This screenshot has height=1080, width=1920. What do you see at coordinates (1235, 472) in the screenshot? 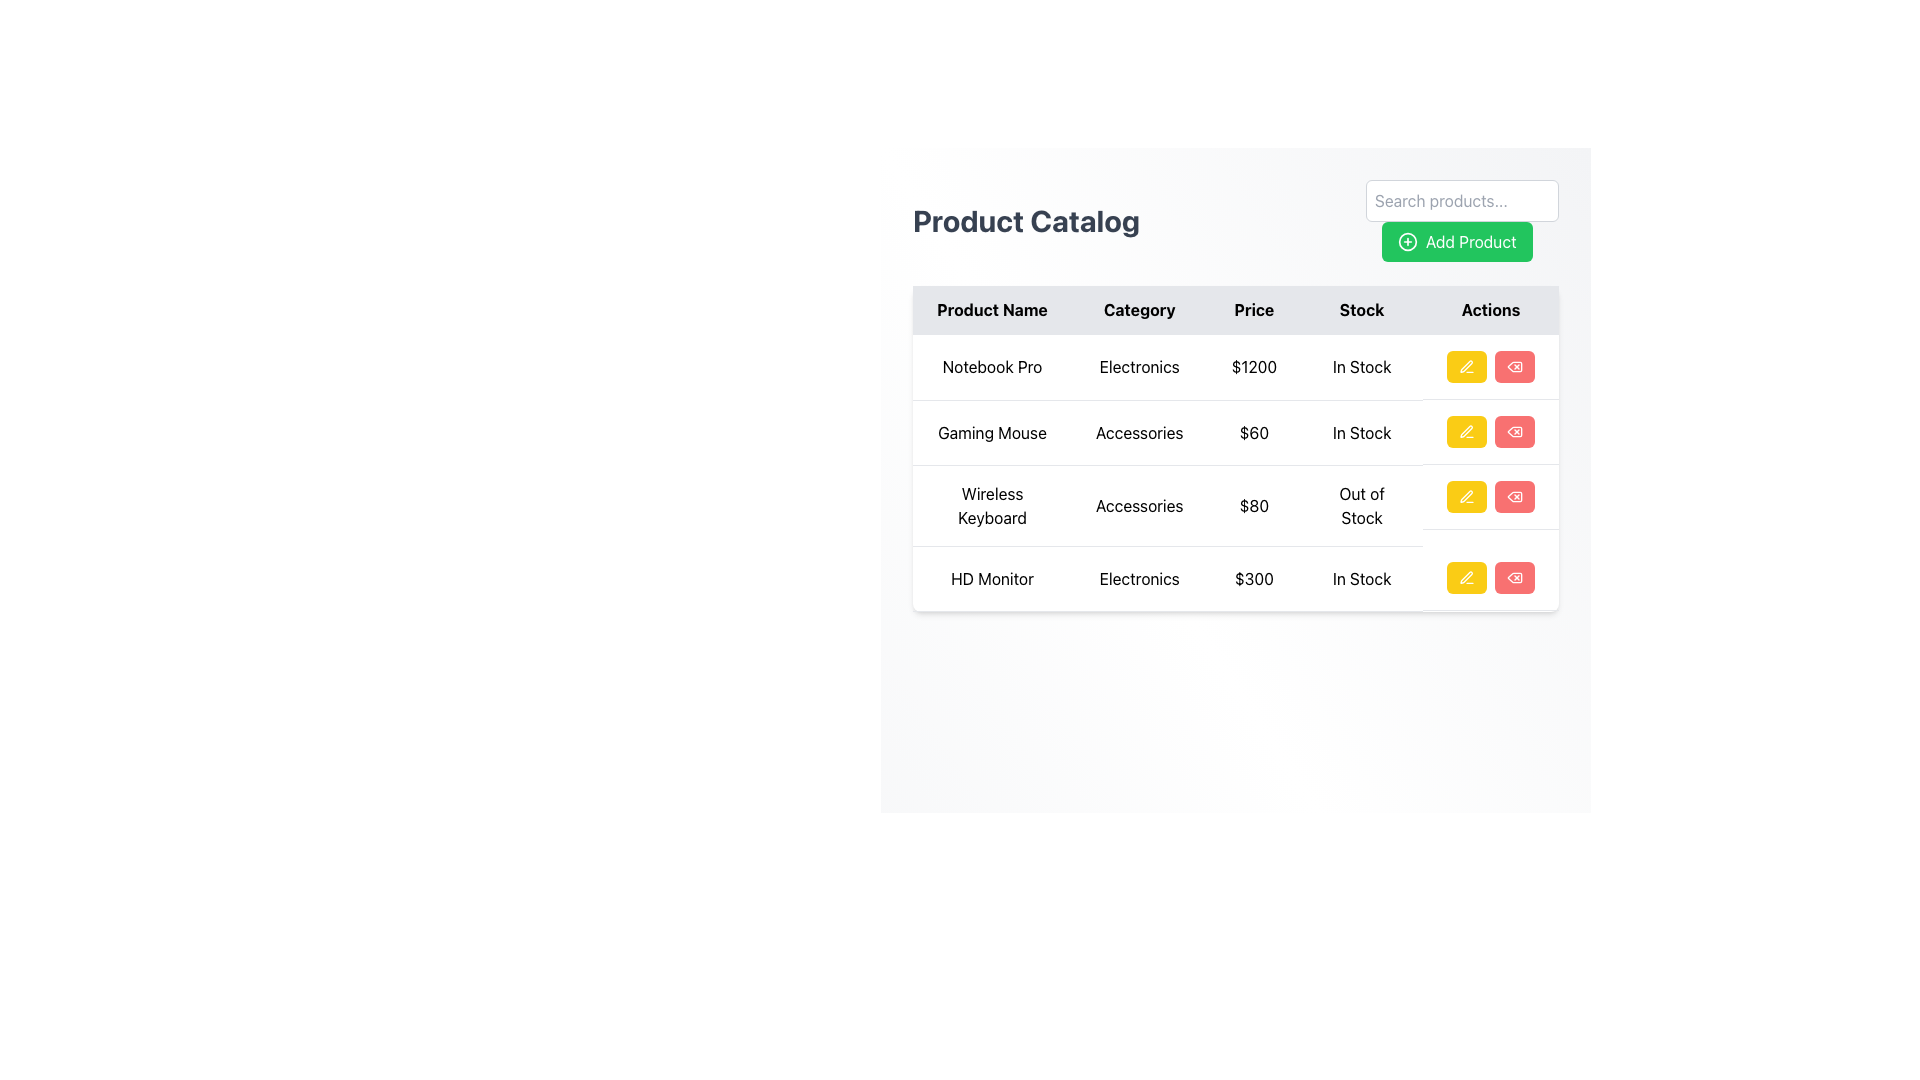
I see `the third row in the product listing table that displays details for 'Wireless Keyboard'` at bounding box center [1235, 472].